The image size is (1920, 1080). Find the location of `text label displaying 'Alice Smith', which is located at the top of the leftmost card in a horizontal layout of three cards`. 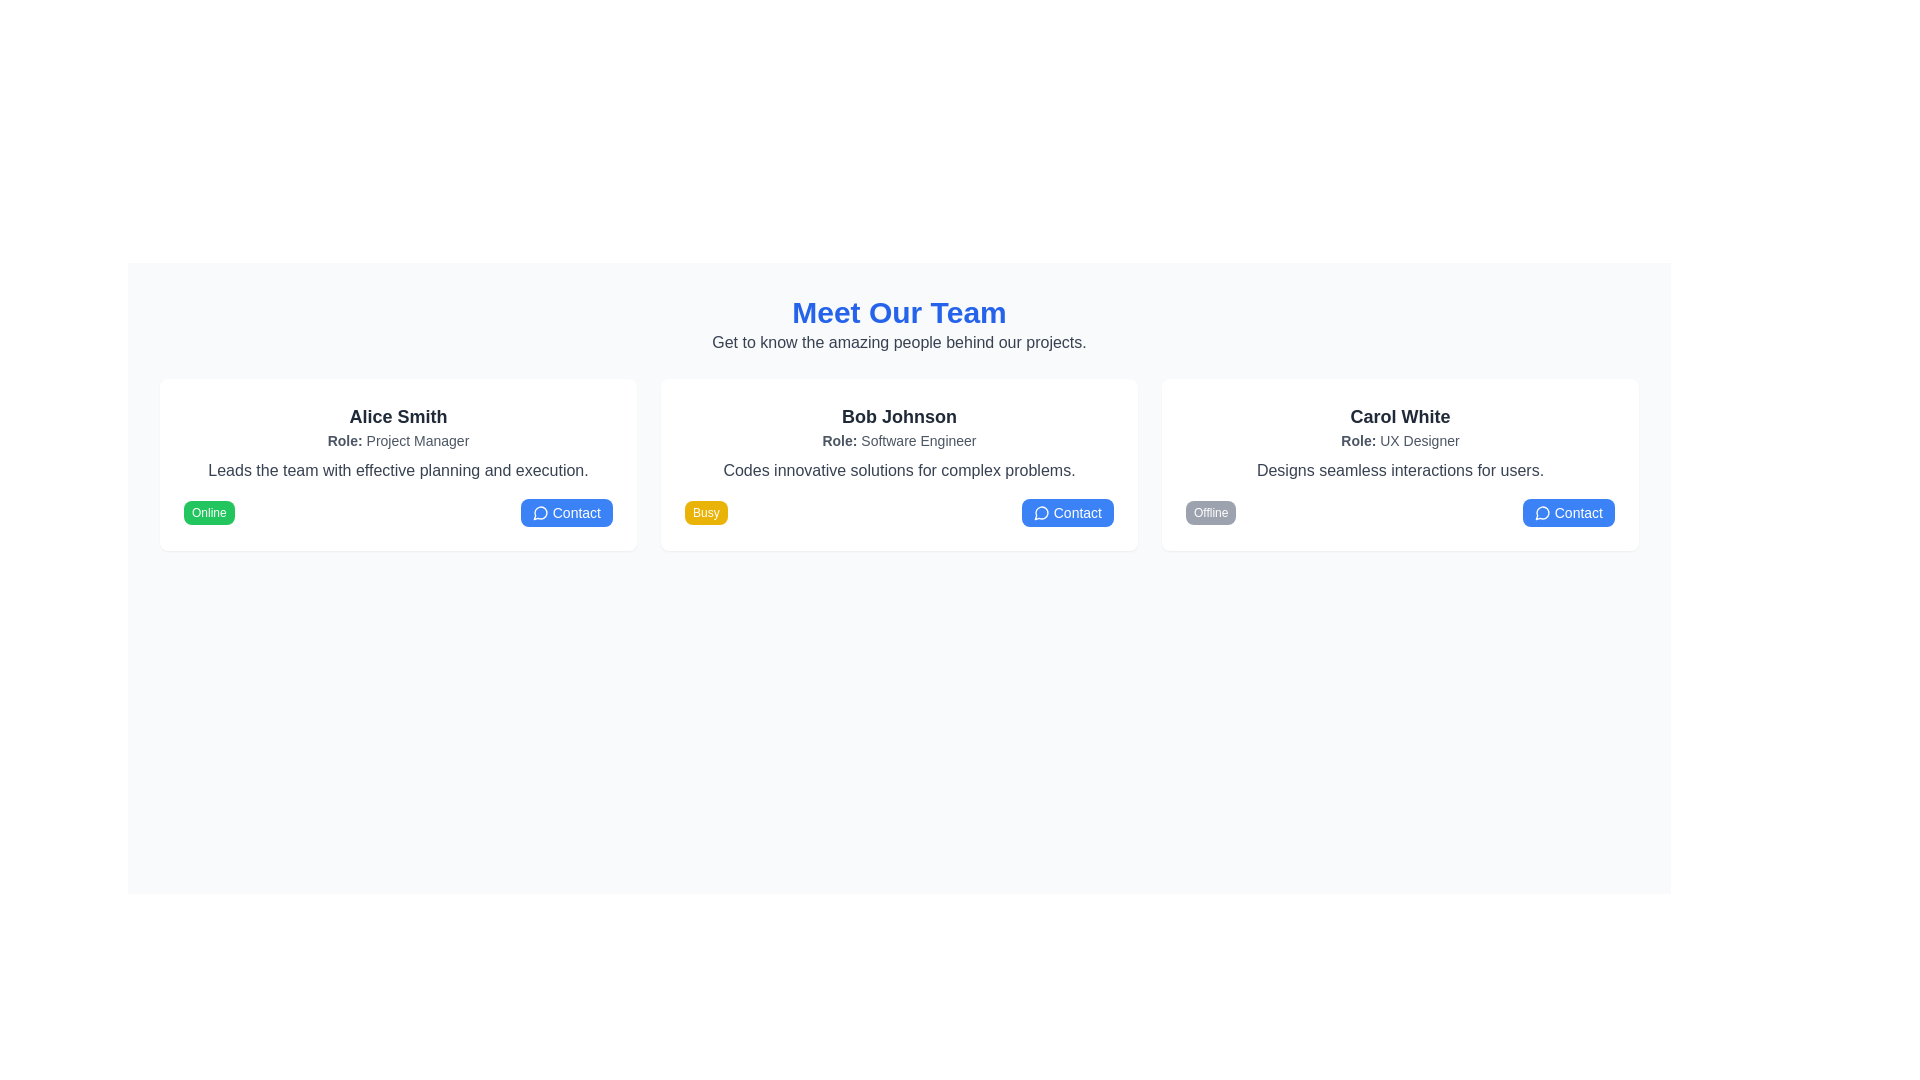

text label displaying 'Alice Smith', which is located at the top of the leftmost card in a horizontal layout of three cards is located at coordinates (398, 415).